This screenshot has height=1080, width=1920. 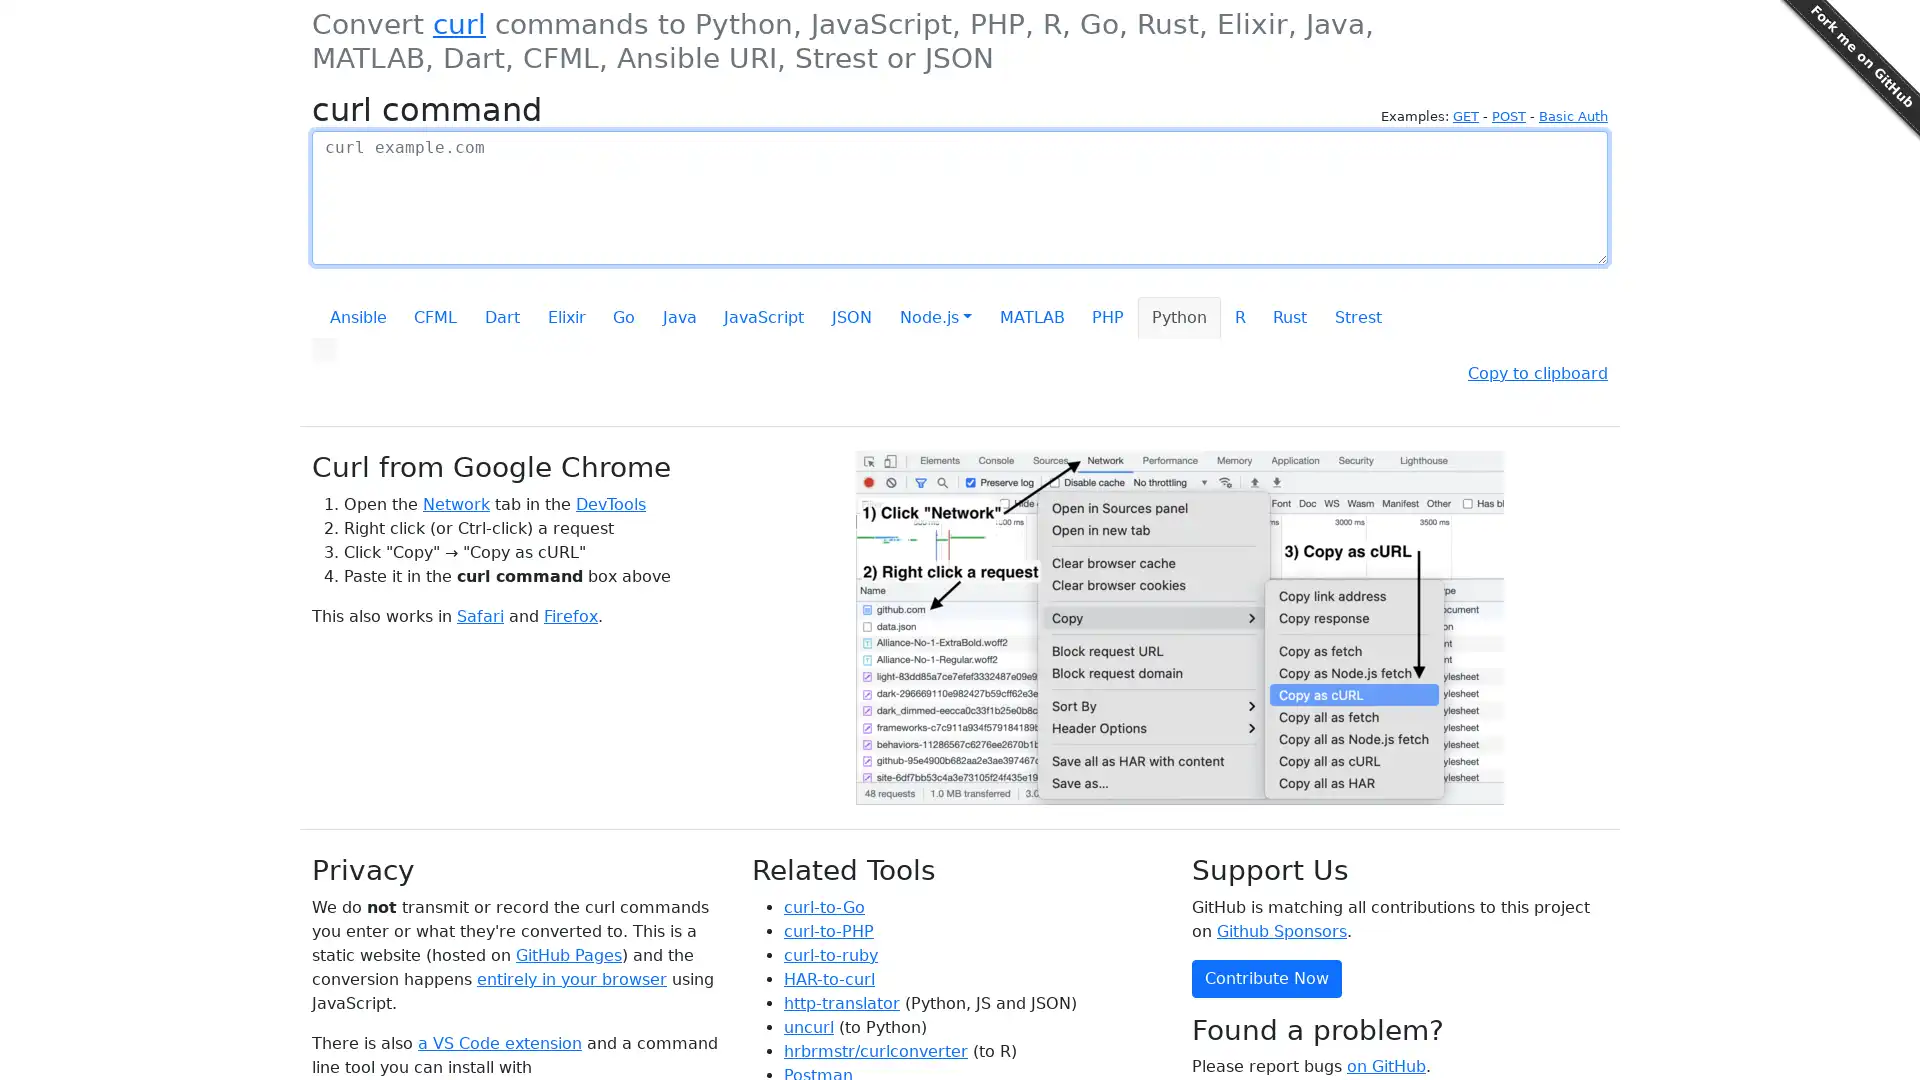 What do you see at coordinates (934, 316) in the screenshot?
I see `Node.js` at bounding box center [934, 316].